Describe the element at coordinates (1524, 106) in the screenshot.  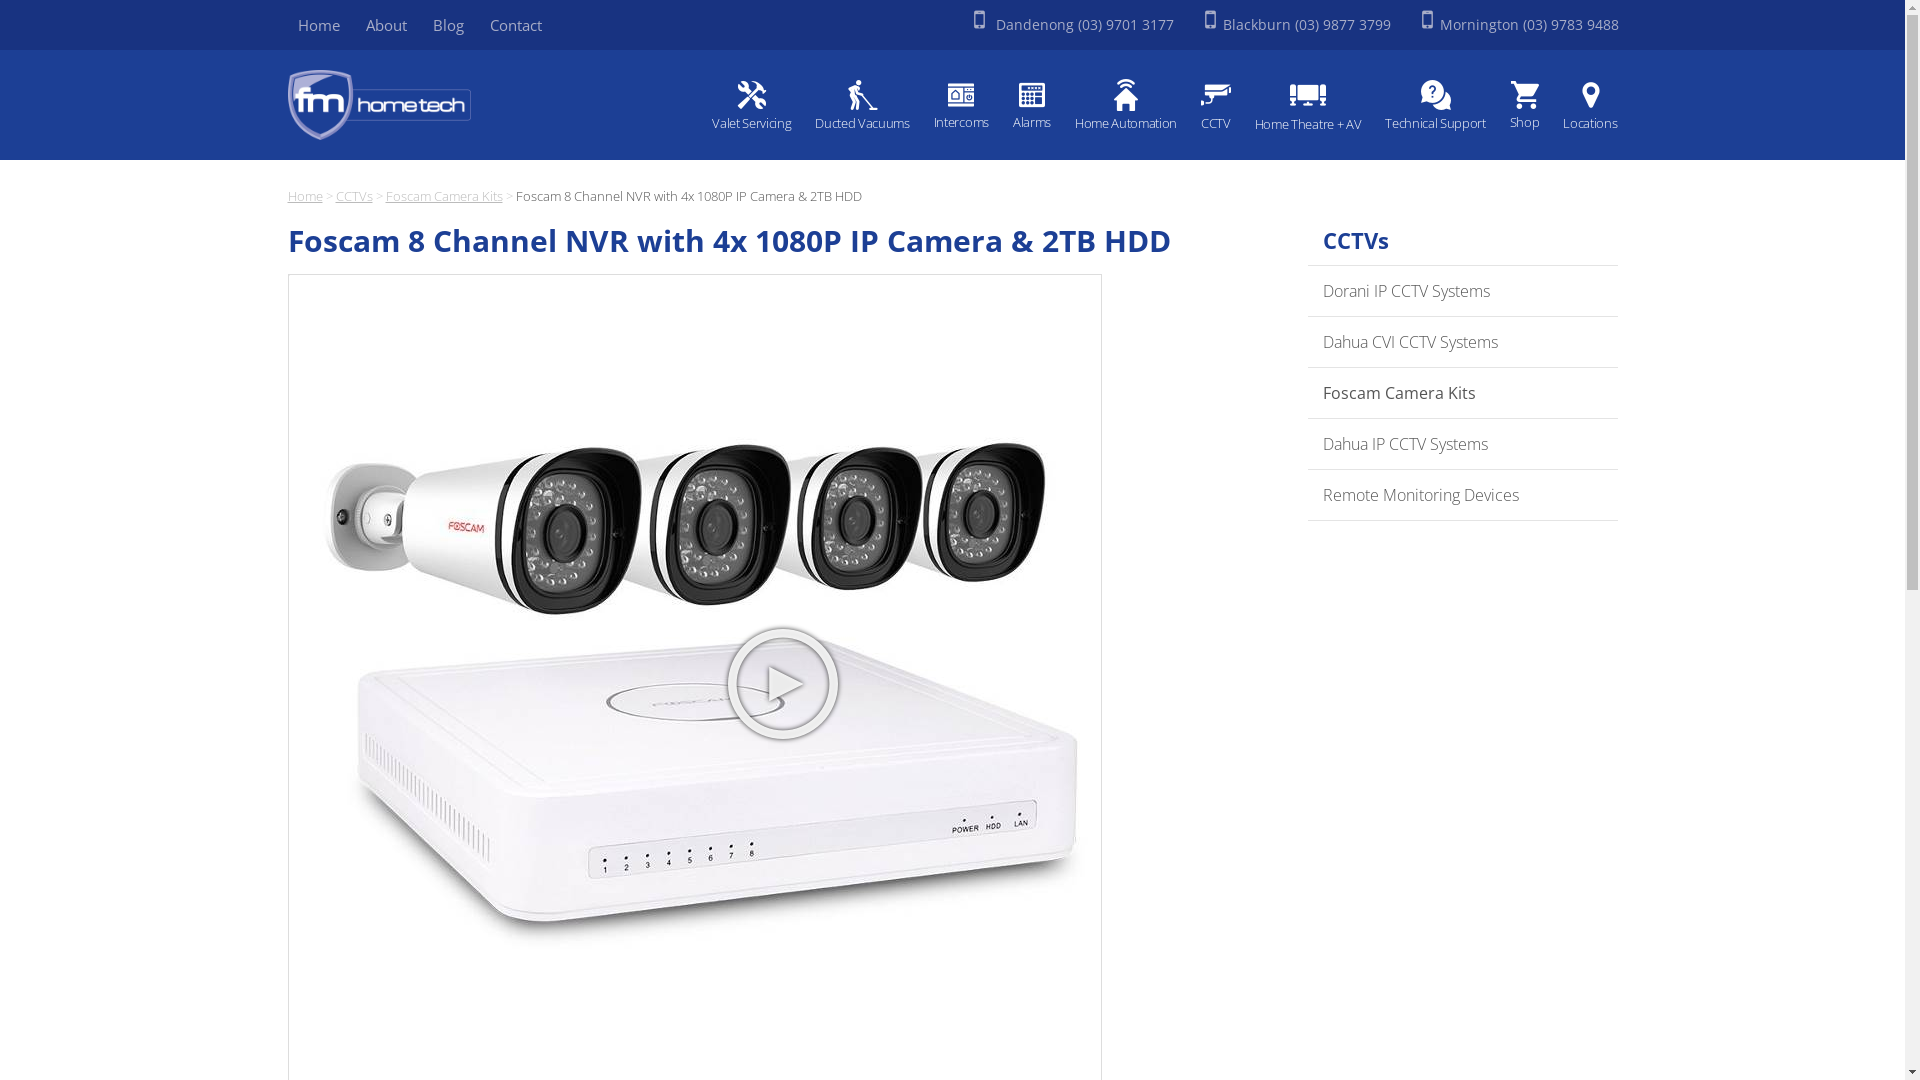
I see `'Shop'` at that location.